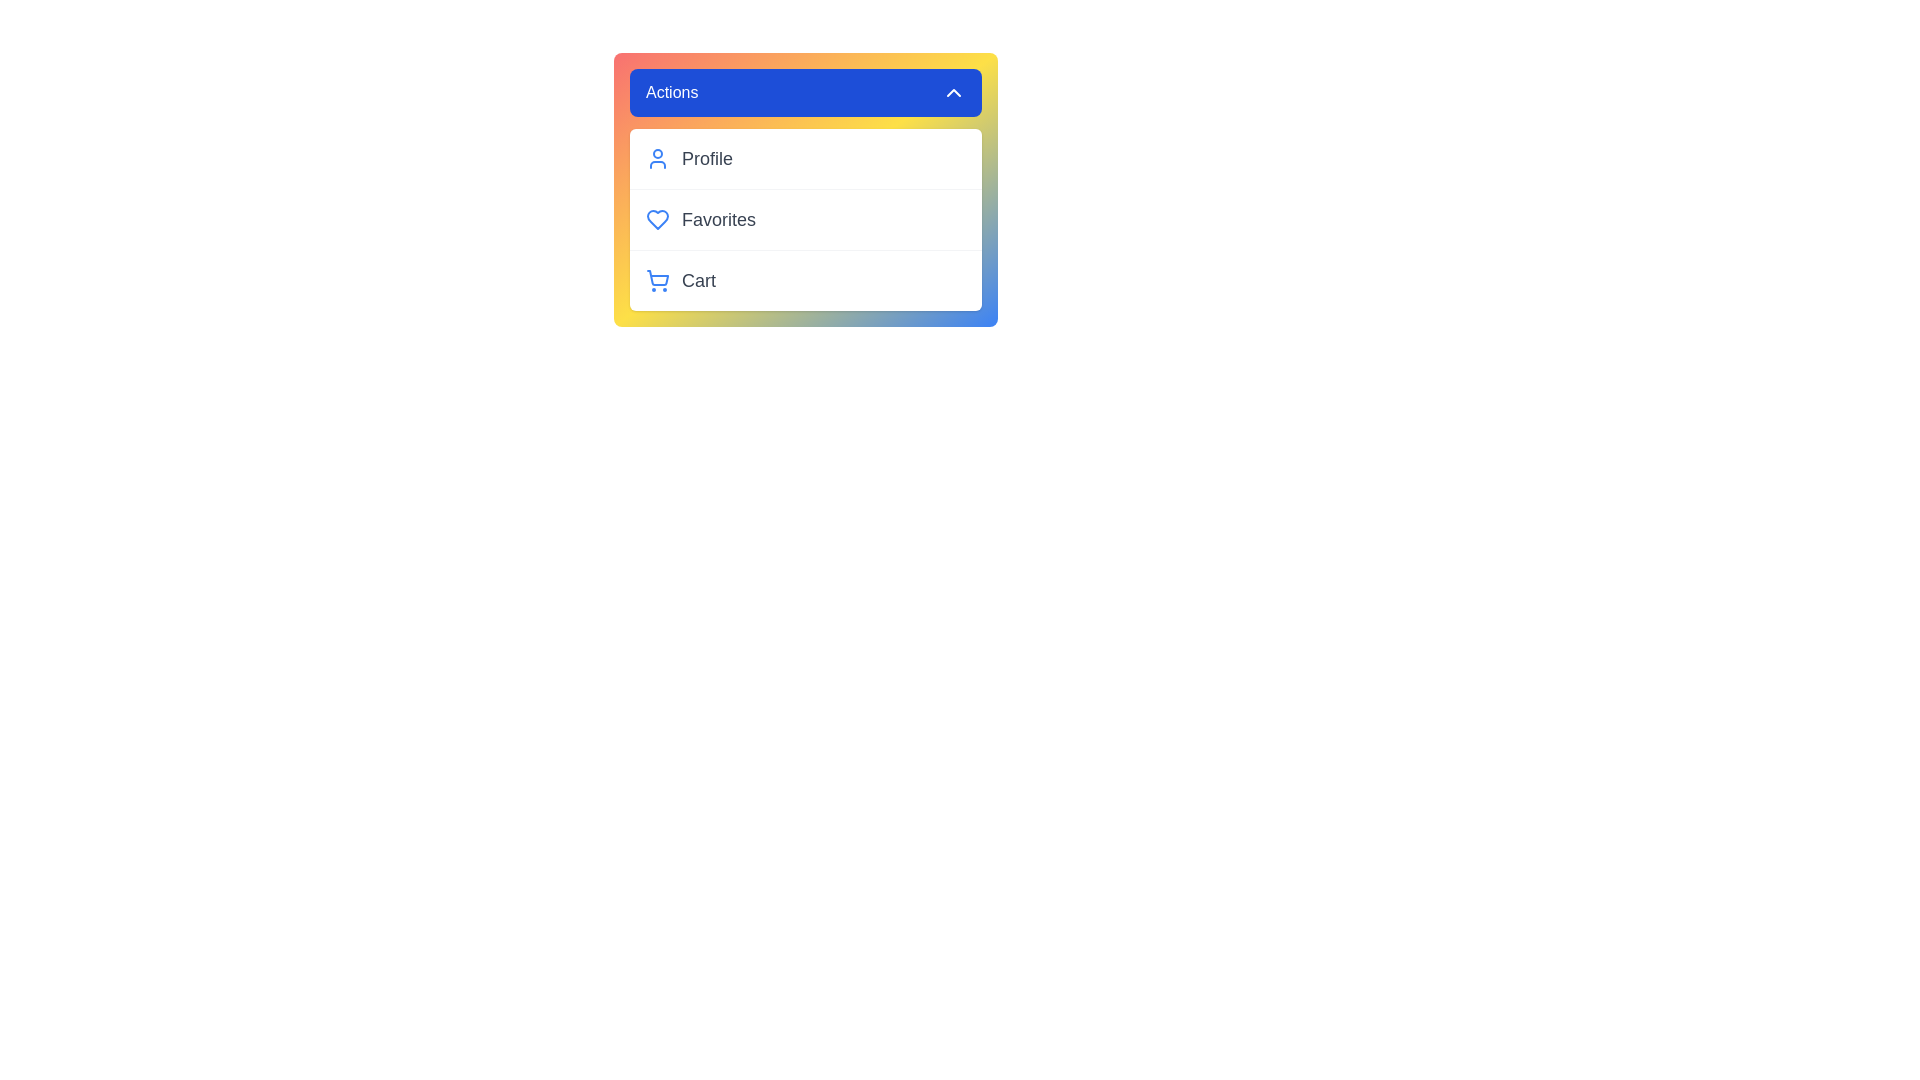 The width and height of the screenshot is (1920, 1080). What do you see at coordinates (657, 219) in the screenshot?
I see `the heart-shaped icon representing 'Favorites' located in the second row of the dropdown menu under 'Actions'` at bounding box center [657, 219].